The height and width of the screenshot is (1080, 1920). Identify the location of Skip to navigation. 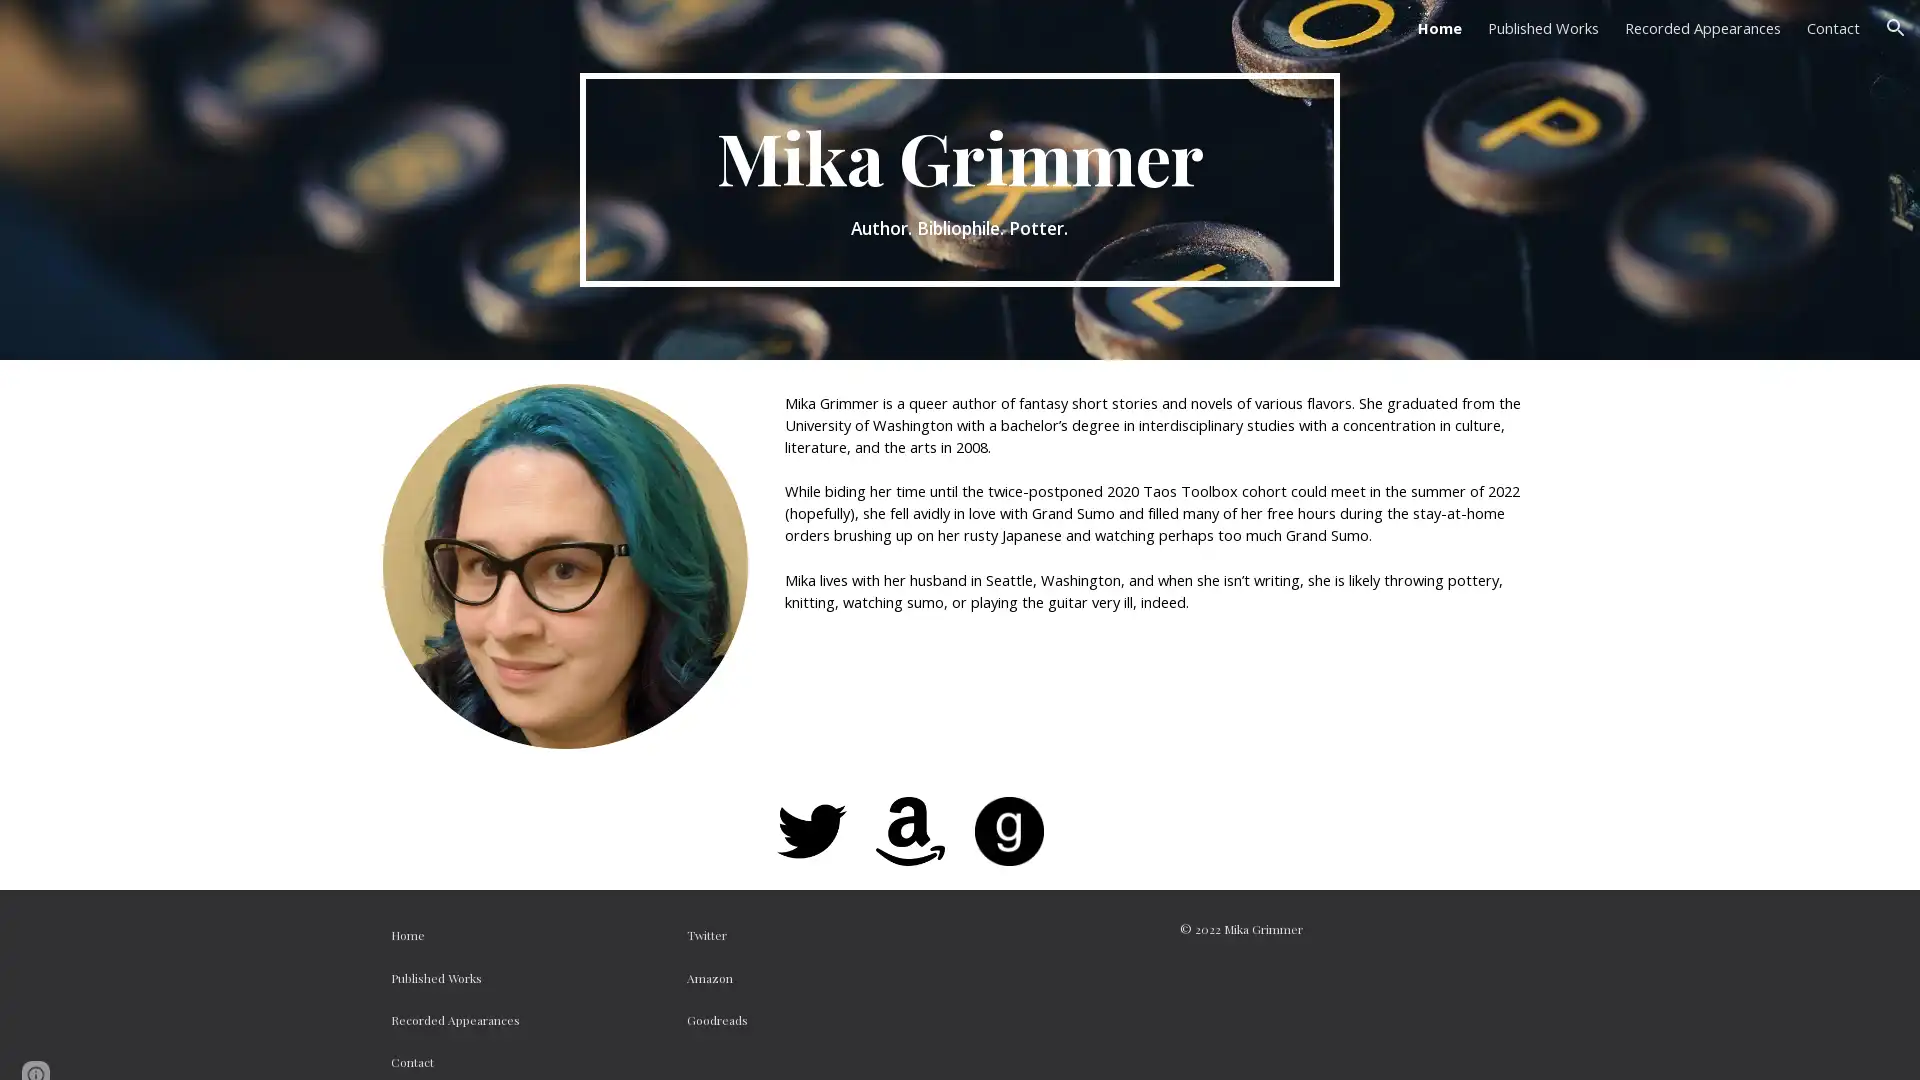
(1139, 37).